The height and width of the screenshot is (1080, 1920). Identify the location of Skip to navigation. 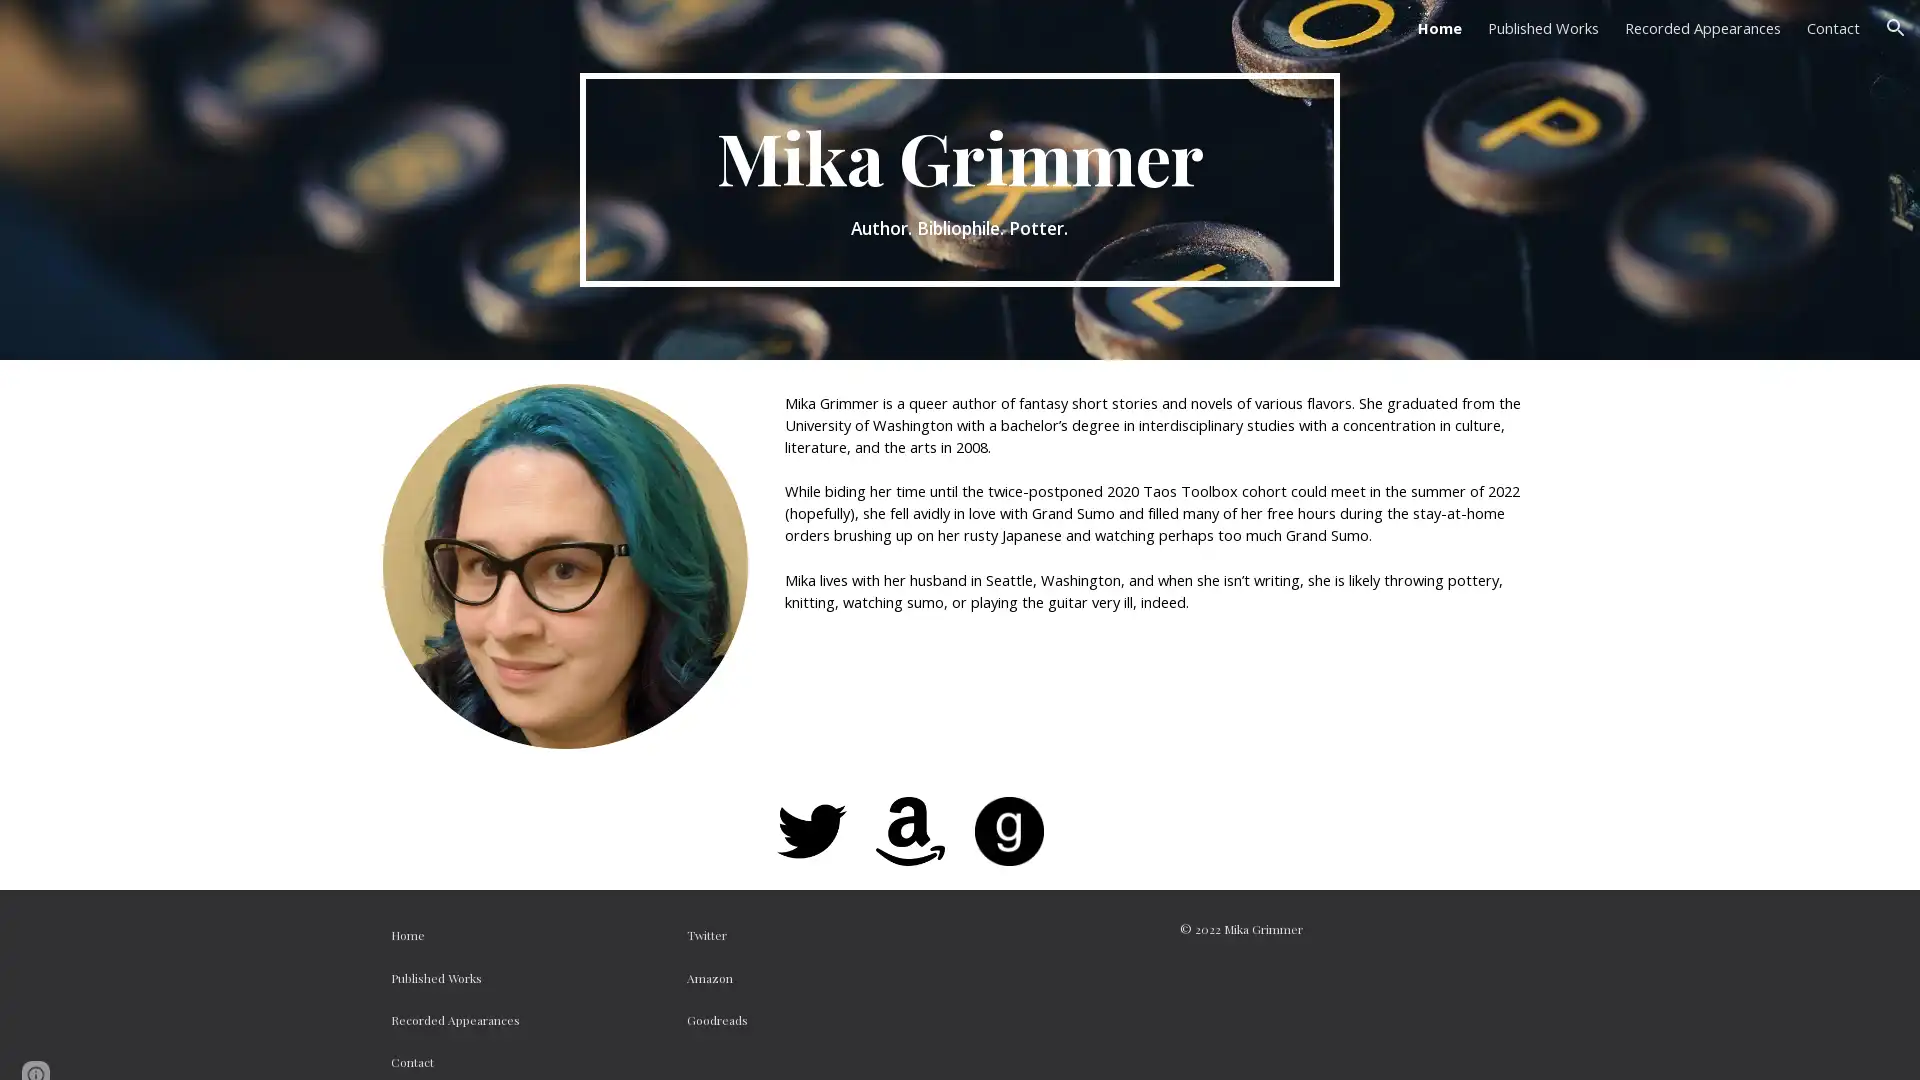
(1139, 37).